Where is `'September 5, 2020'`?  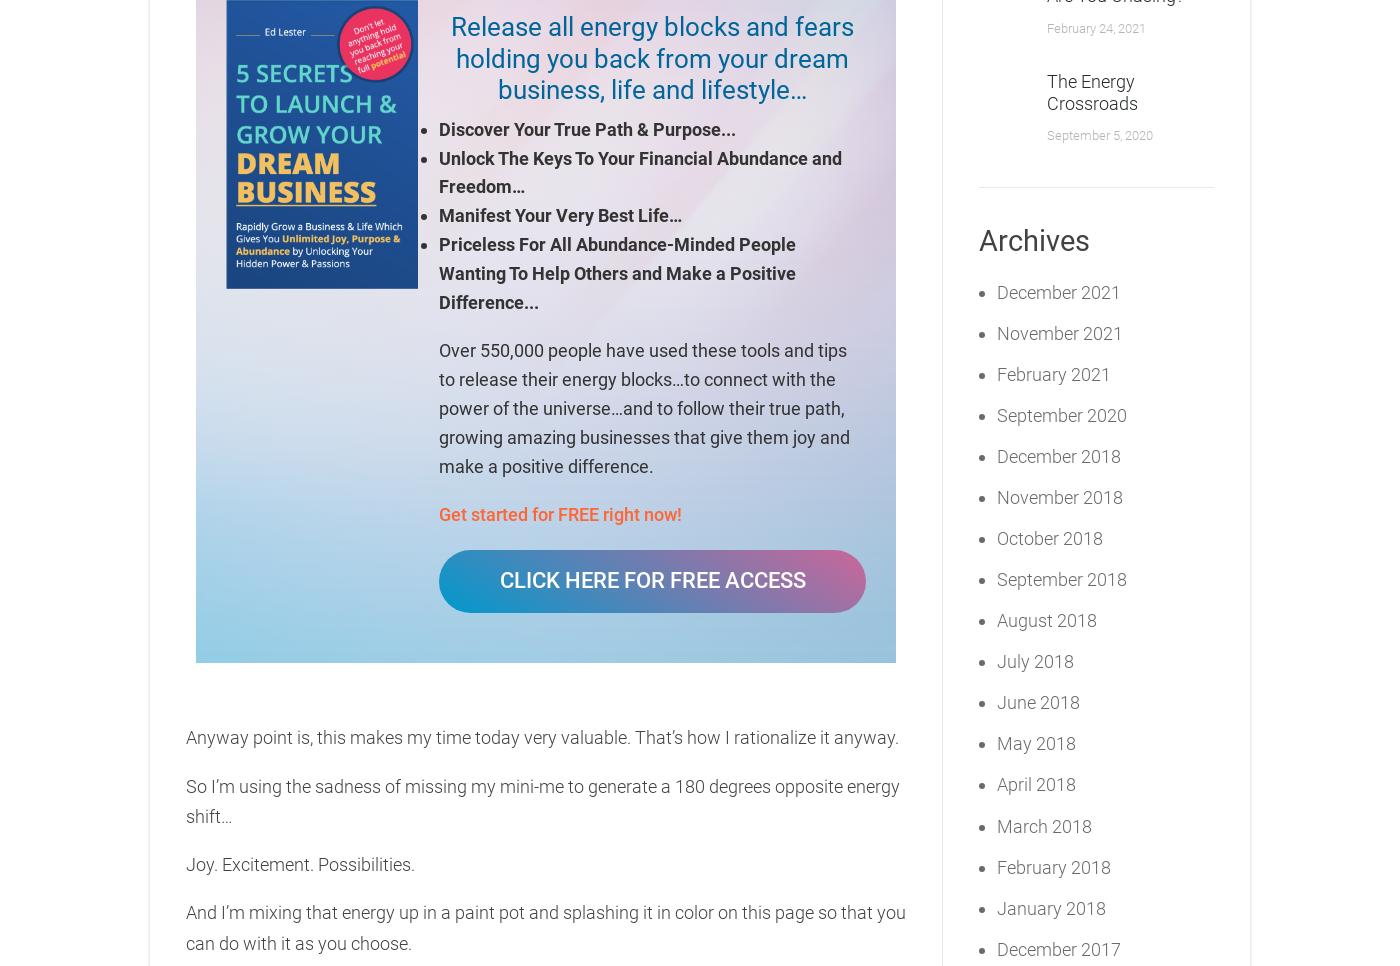 'September 5, 2020' is located at coordinates (1099, 134).